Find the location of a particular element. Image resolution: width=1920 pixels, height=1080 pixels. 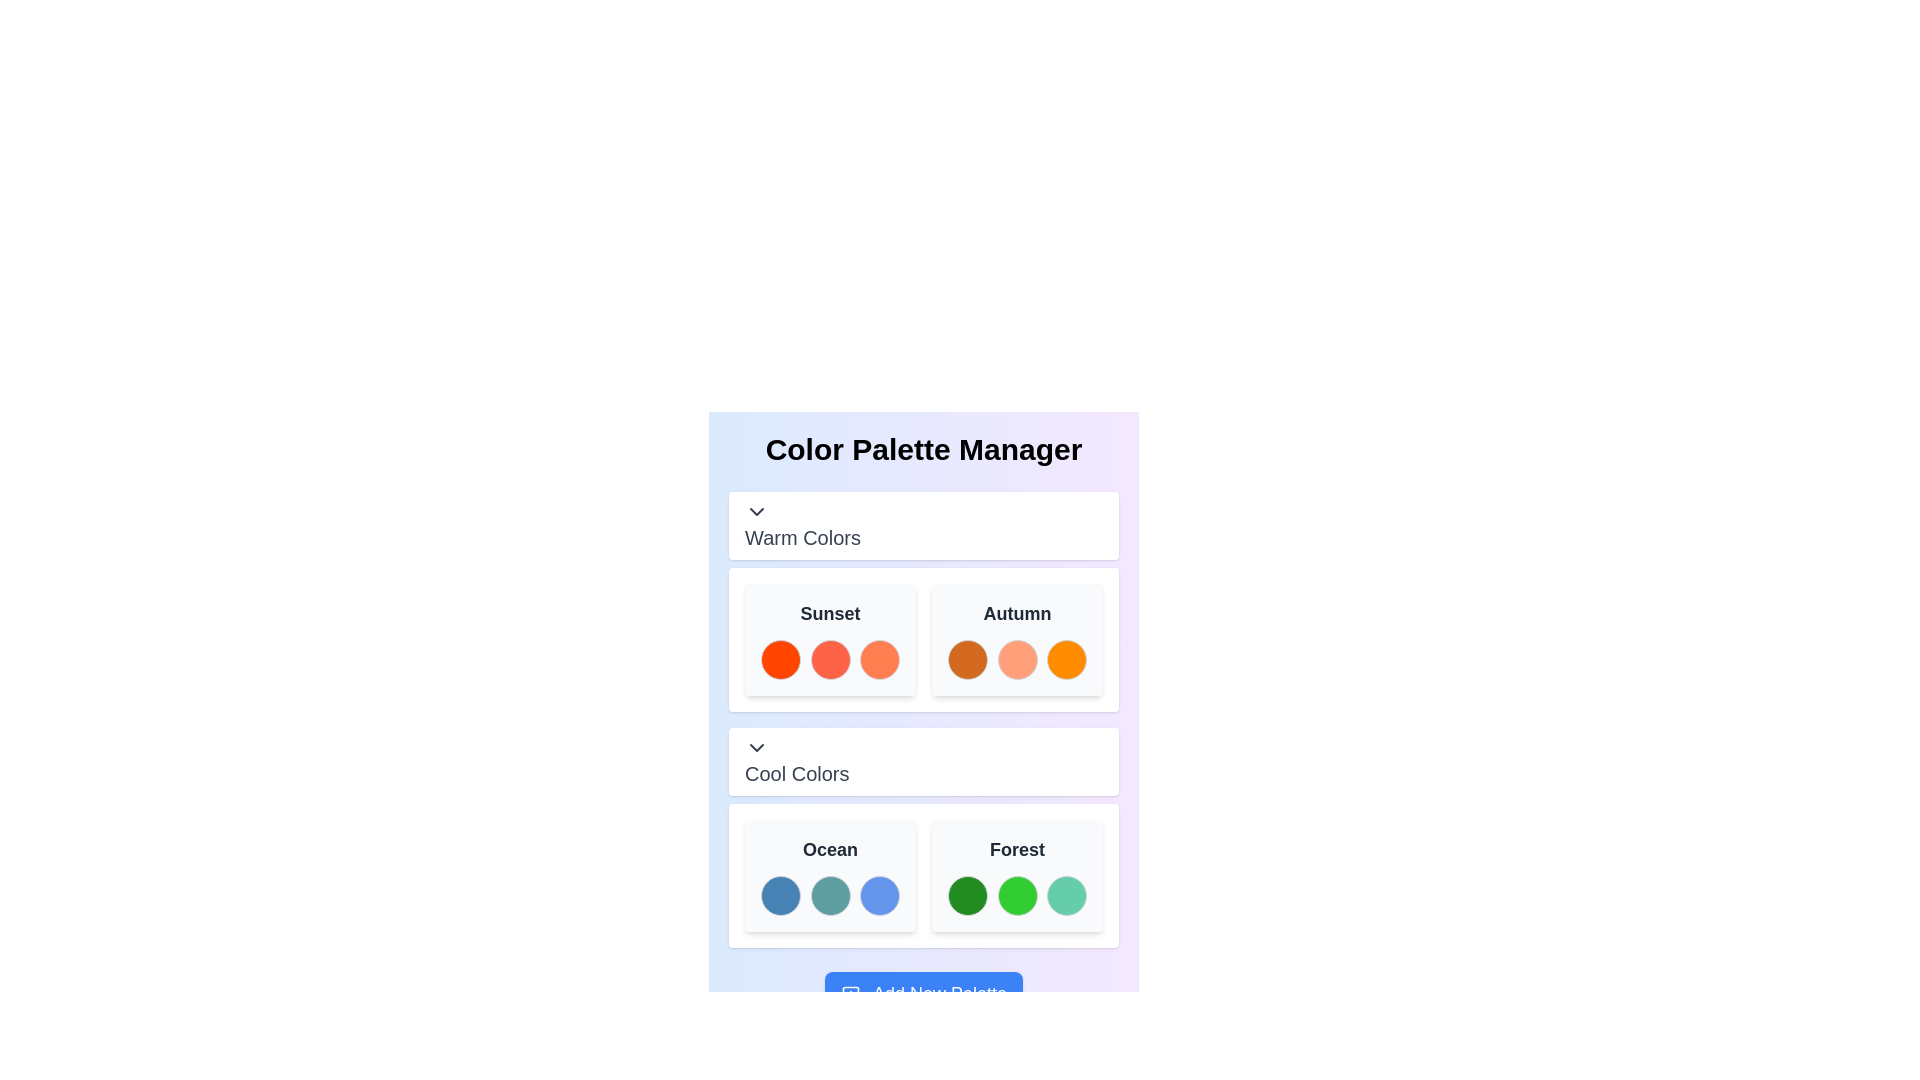

label indicating the specific color palette labeled 'Forest', located in the 'Cool Colors' section below the 'Color Palette Manager' title is located at coordinates (1017, 849).